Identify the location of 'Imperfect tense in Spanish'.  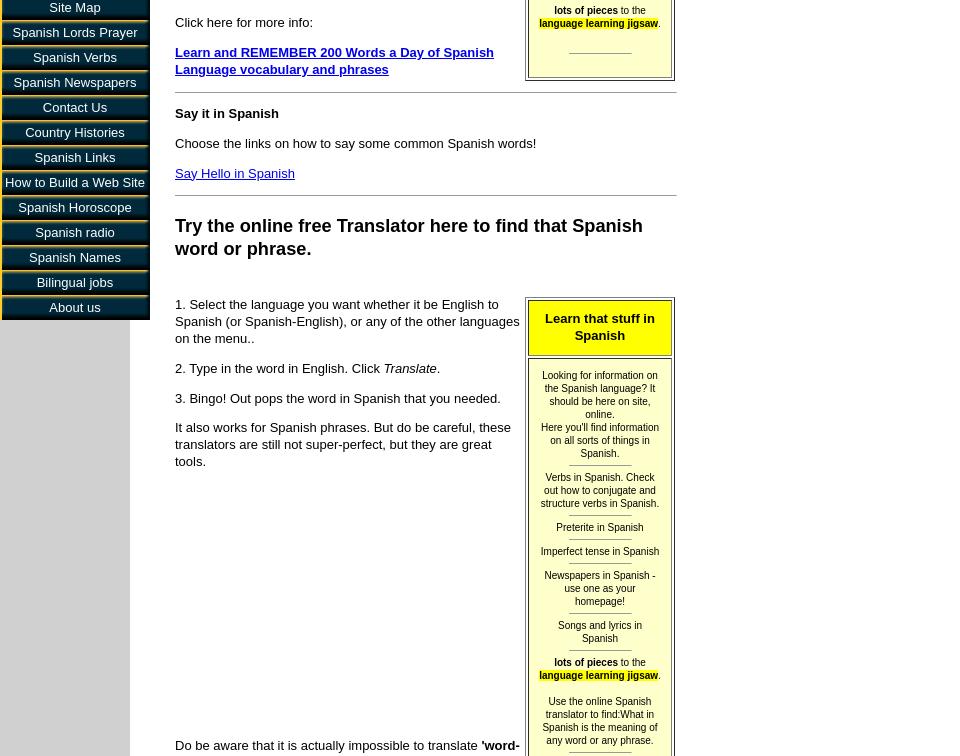
(599, 550).